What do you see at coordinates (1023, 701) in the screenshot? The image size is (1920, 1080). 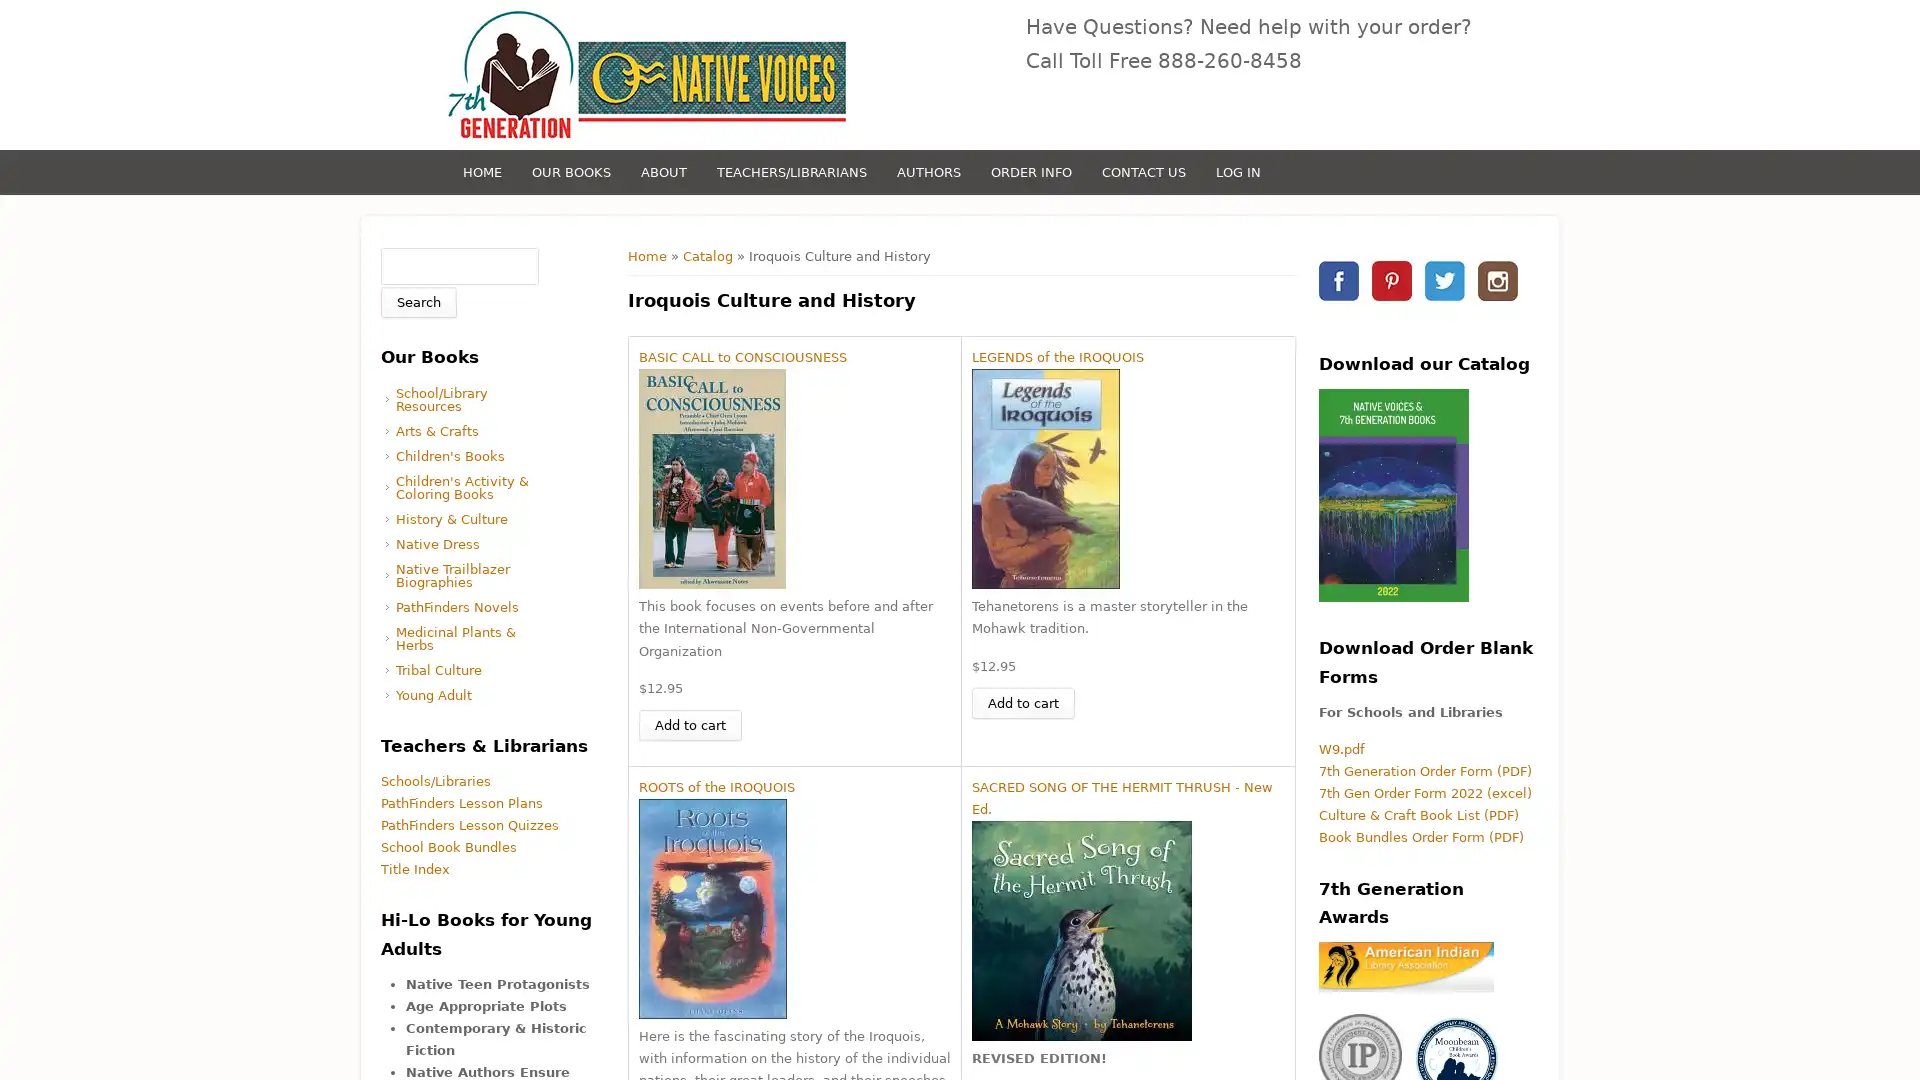 I see `Add to cart` at bounding box center [1023, 701].